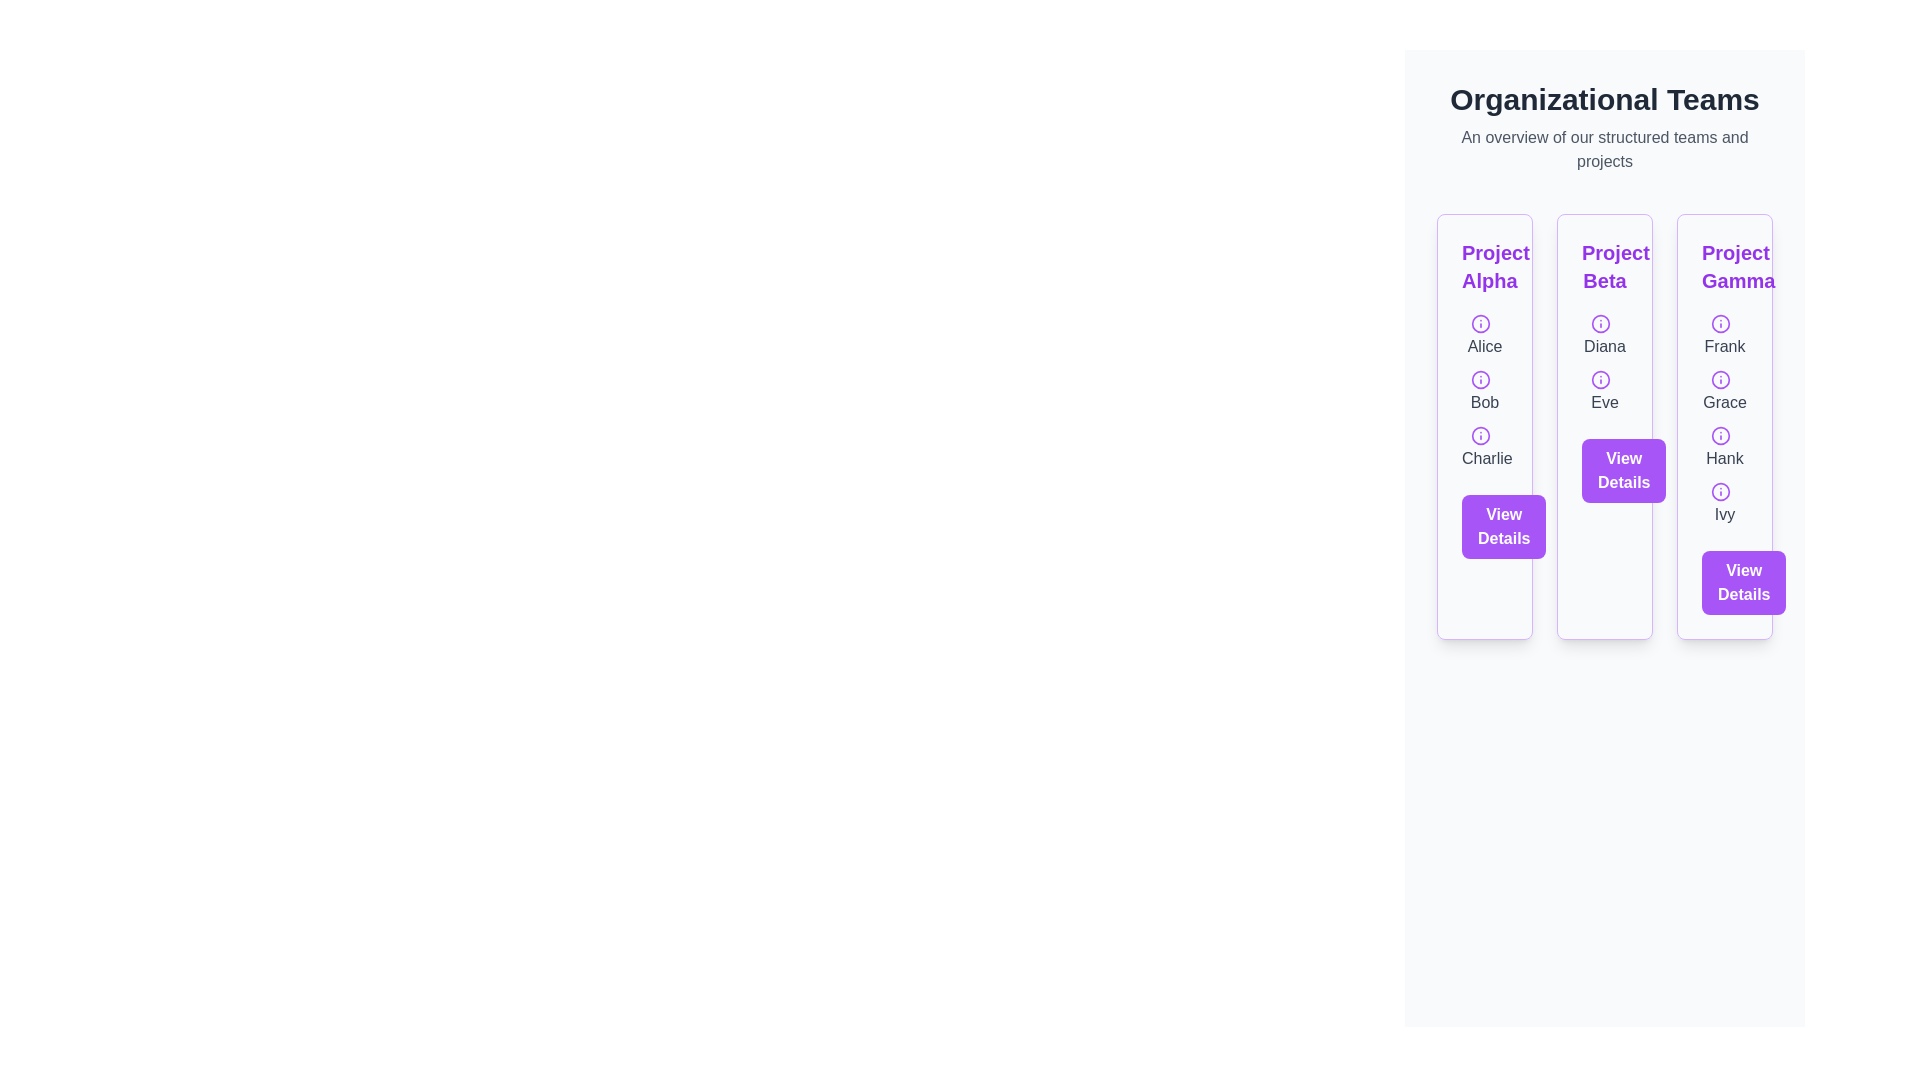  Describe the element at coordinates (1484, 426) in the screenshot. I see `the 'Project Alpha' card, which is the first card in the grid layout` at that location.